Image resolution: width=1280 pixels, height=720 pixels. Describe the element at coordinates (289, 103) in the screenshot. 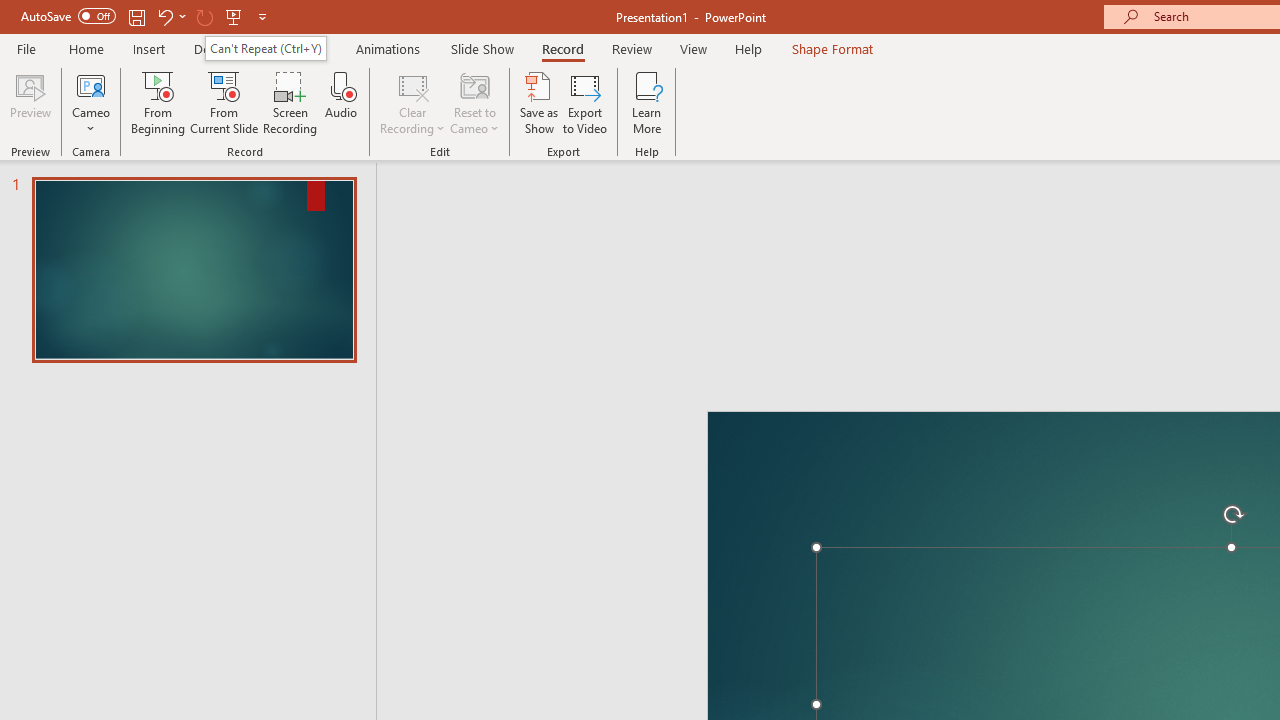

I see `'Screen Recording'` at that location.